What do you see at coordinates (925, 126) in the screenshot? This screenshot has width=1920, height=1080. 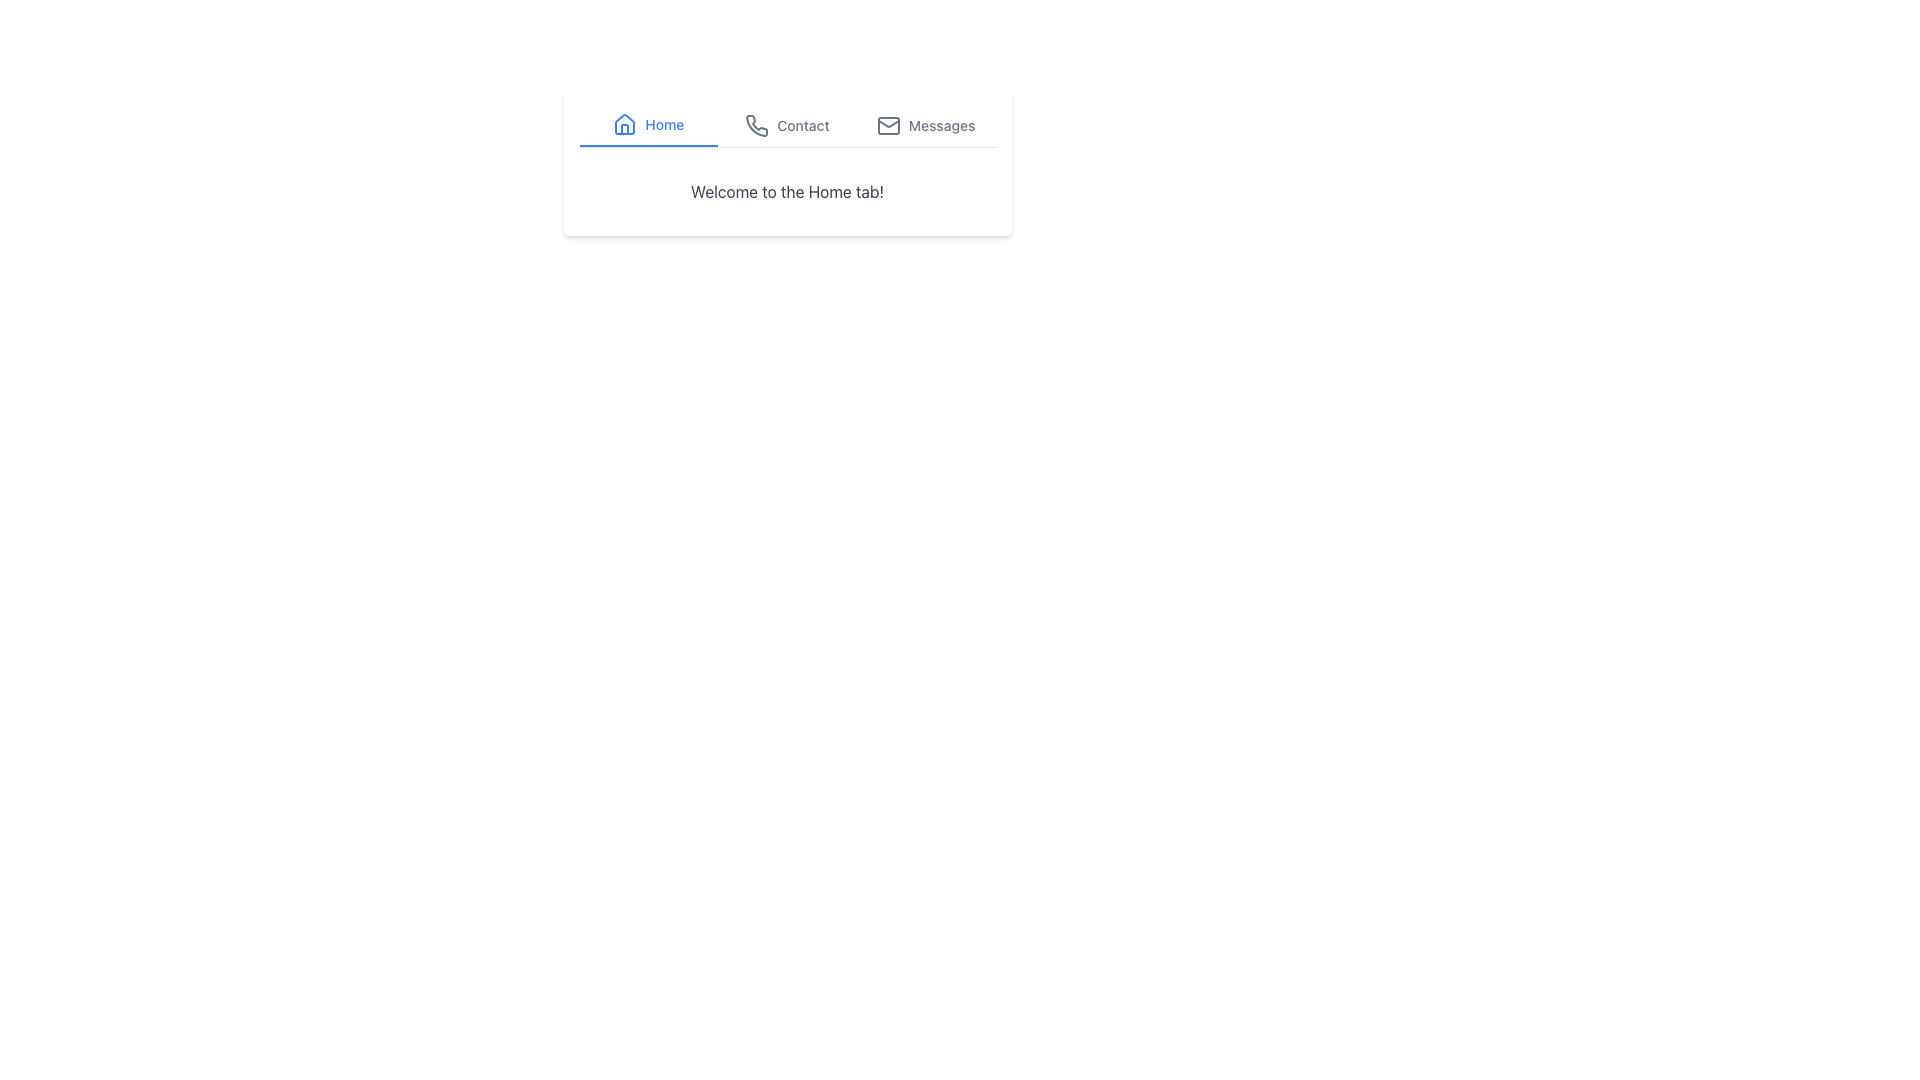 I see `the 'Messages' tab button, which is the third tab in the navigation bar` at bounding box center [925, 126].